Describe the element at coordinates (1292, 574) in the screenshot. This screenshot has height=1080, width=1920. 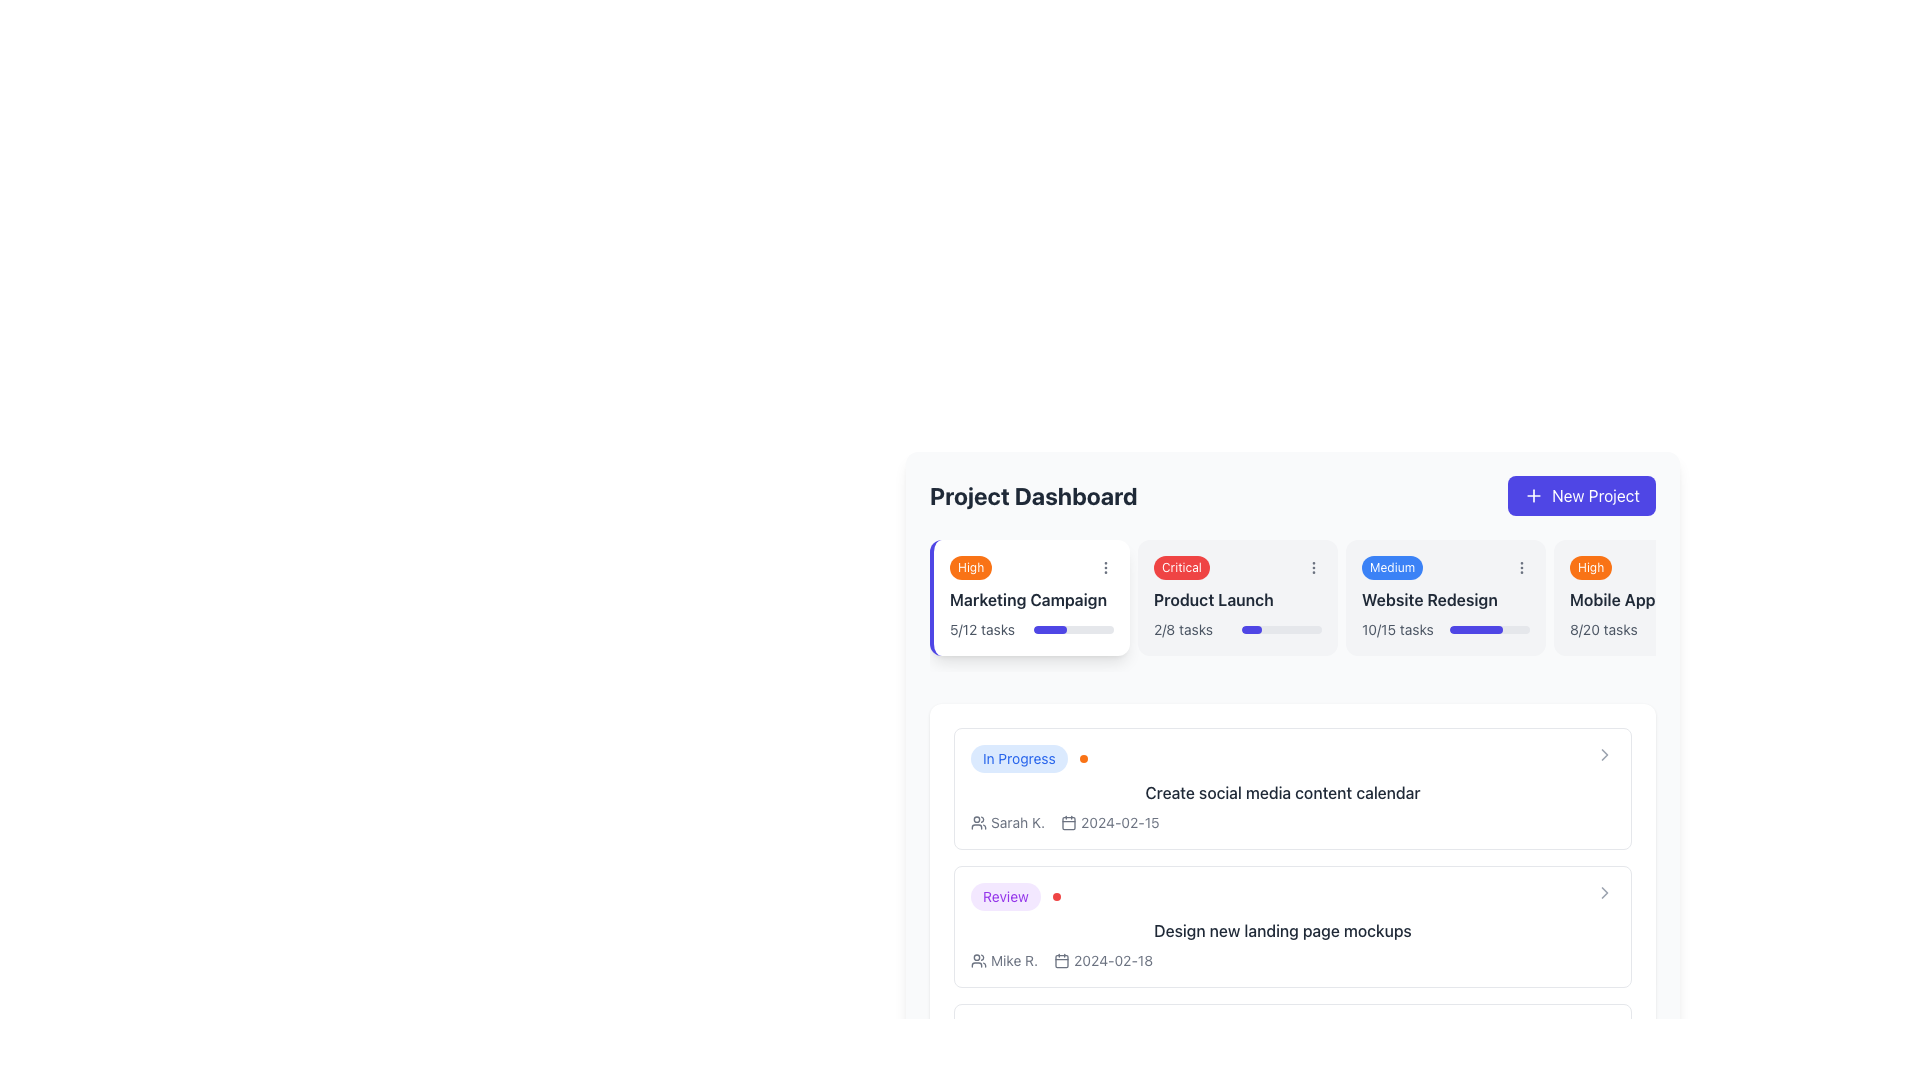
I see `the second card element in the horizontal list, which has a light gray background, a red 'Critical' status badge, and a 'Product Launch' label` at that location.